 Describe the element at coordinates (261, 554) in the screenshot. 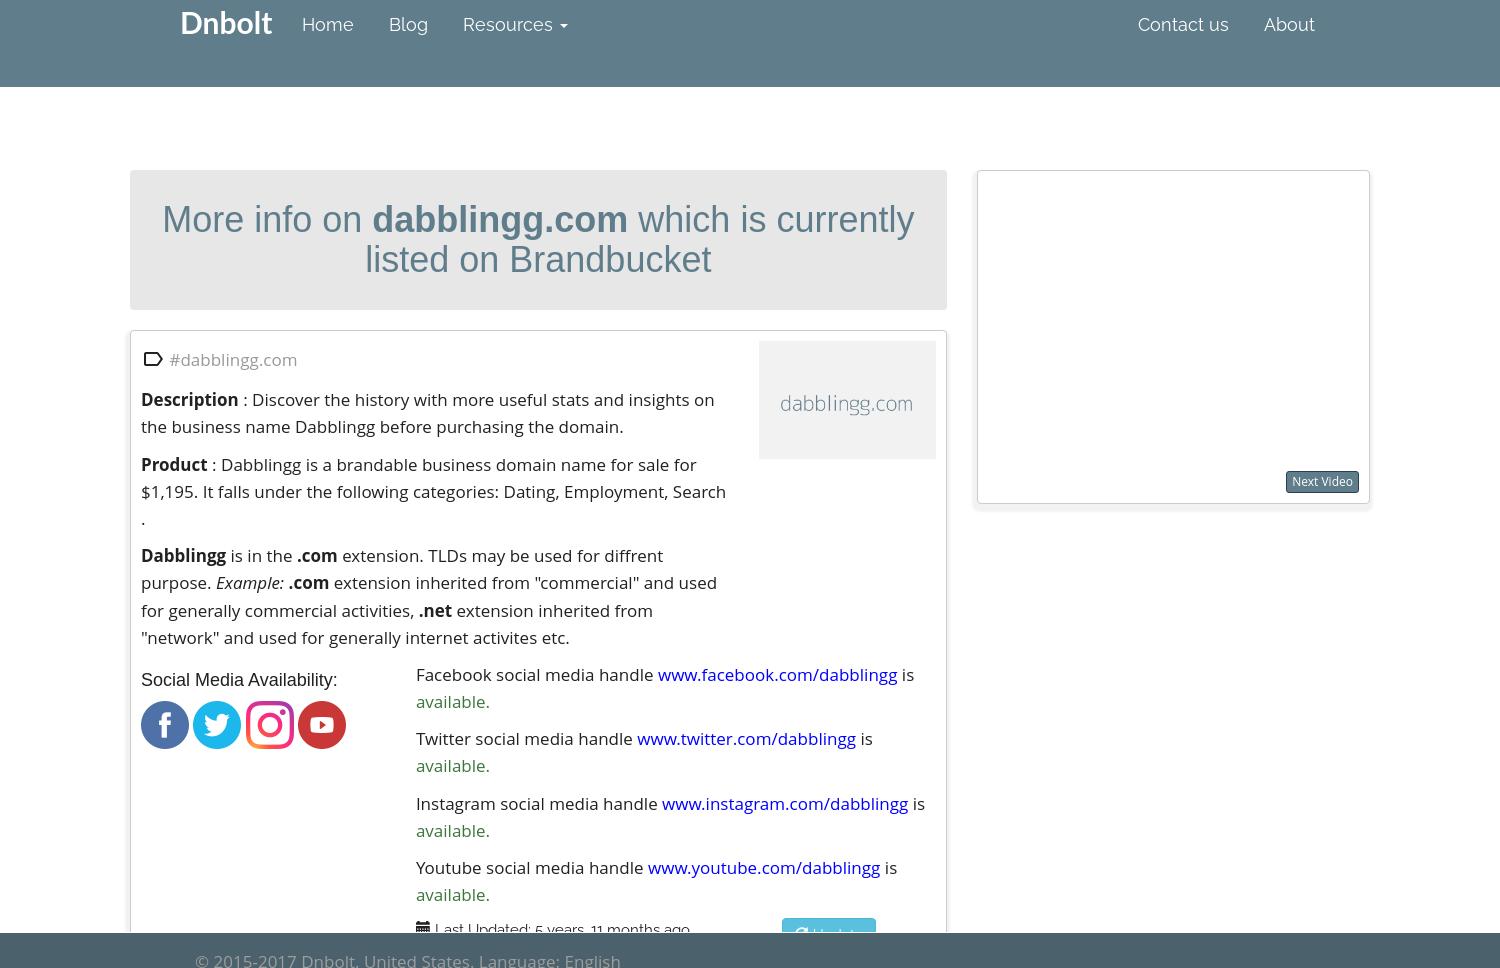

I see `'is in the'` at that location.